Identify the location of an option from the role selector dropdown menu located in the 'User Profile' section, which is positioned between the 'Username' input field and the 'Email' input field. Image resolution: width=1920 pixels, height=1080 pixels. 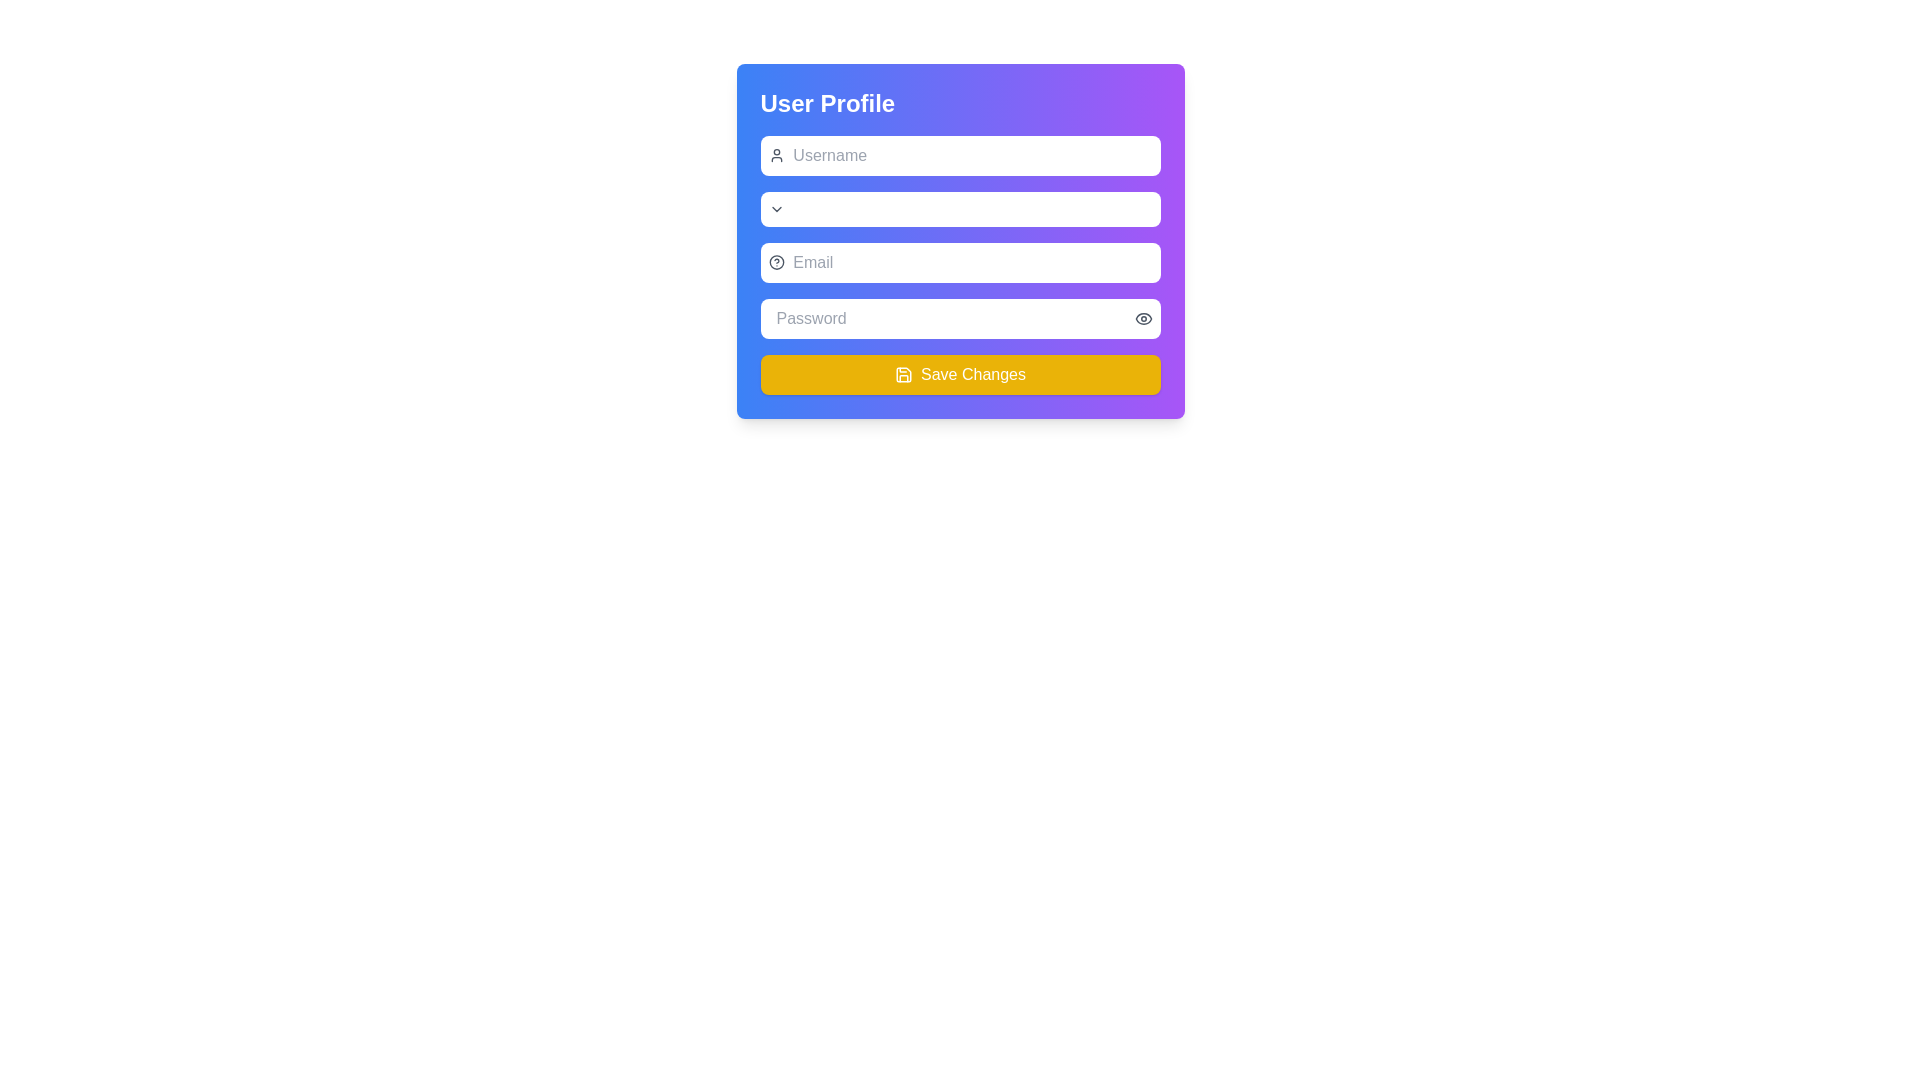
(972, 209).